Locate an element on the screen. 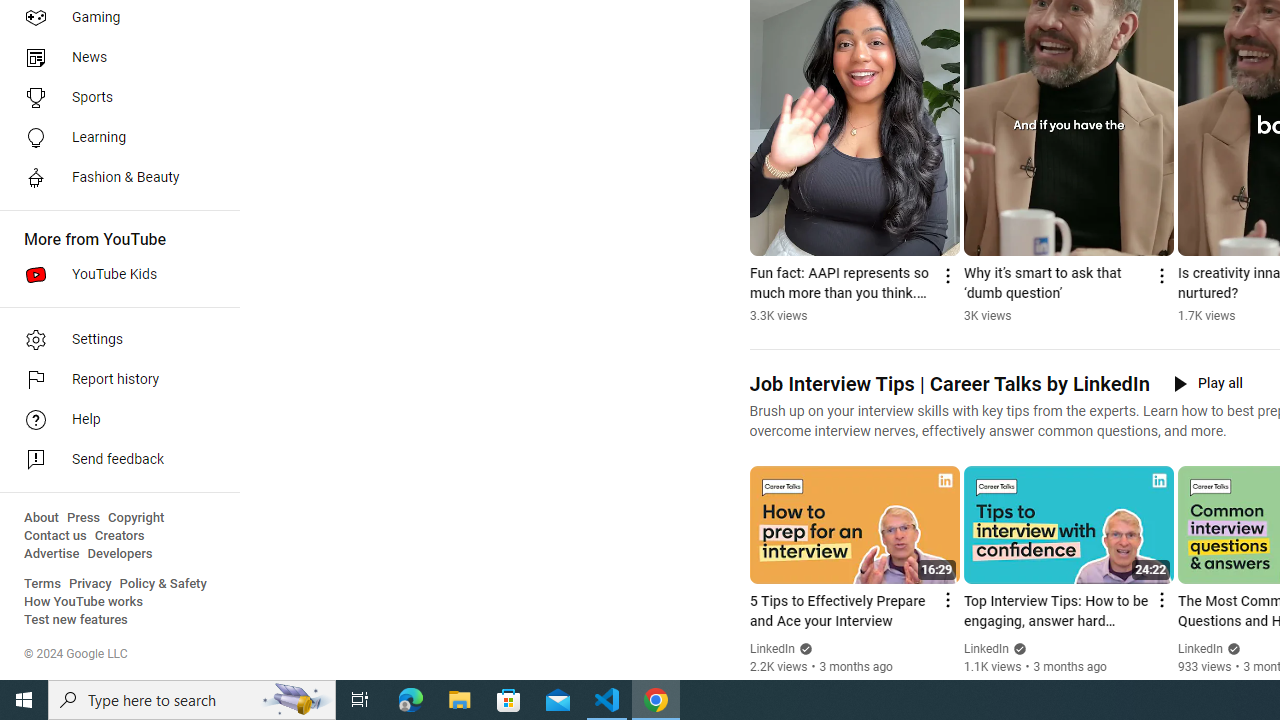  'How YouTube works' is located at coordinates (82, 601).